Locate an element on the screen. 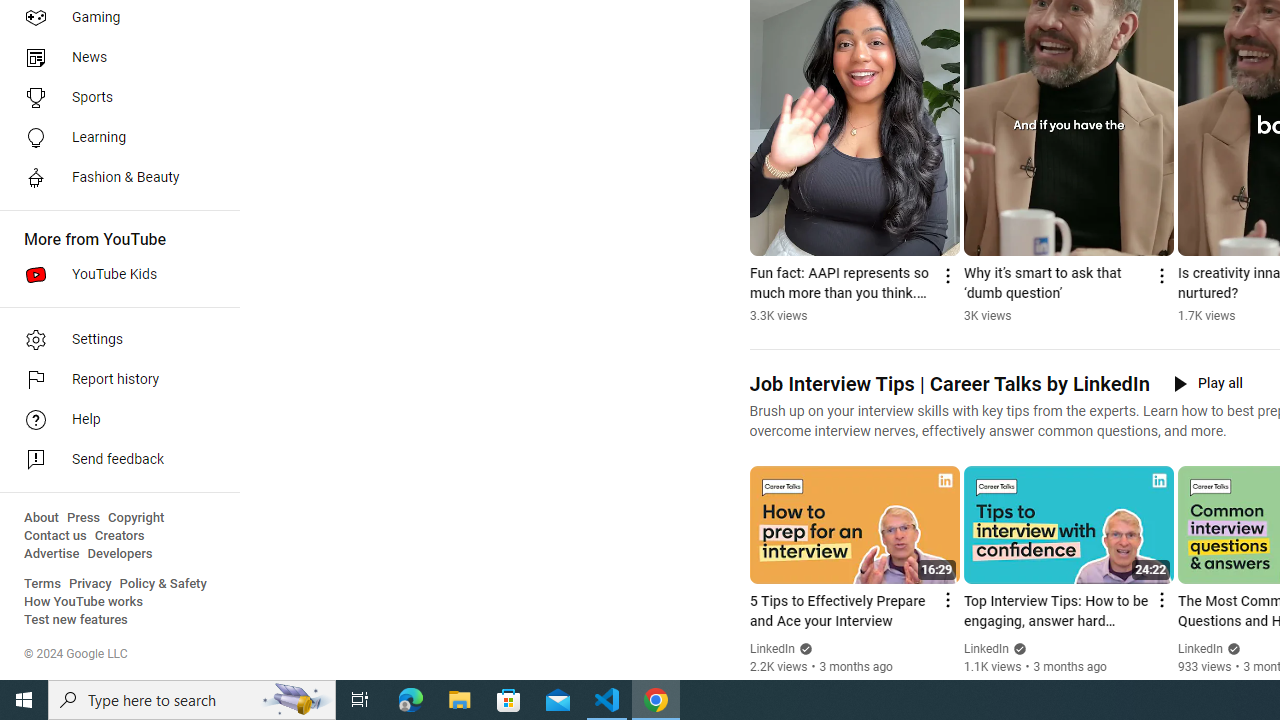  'How YouTube works' is located at coordinates (82, 601).